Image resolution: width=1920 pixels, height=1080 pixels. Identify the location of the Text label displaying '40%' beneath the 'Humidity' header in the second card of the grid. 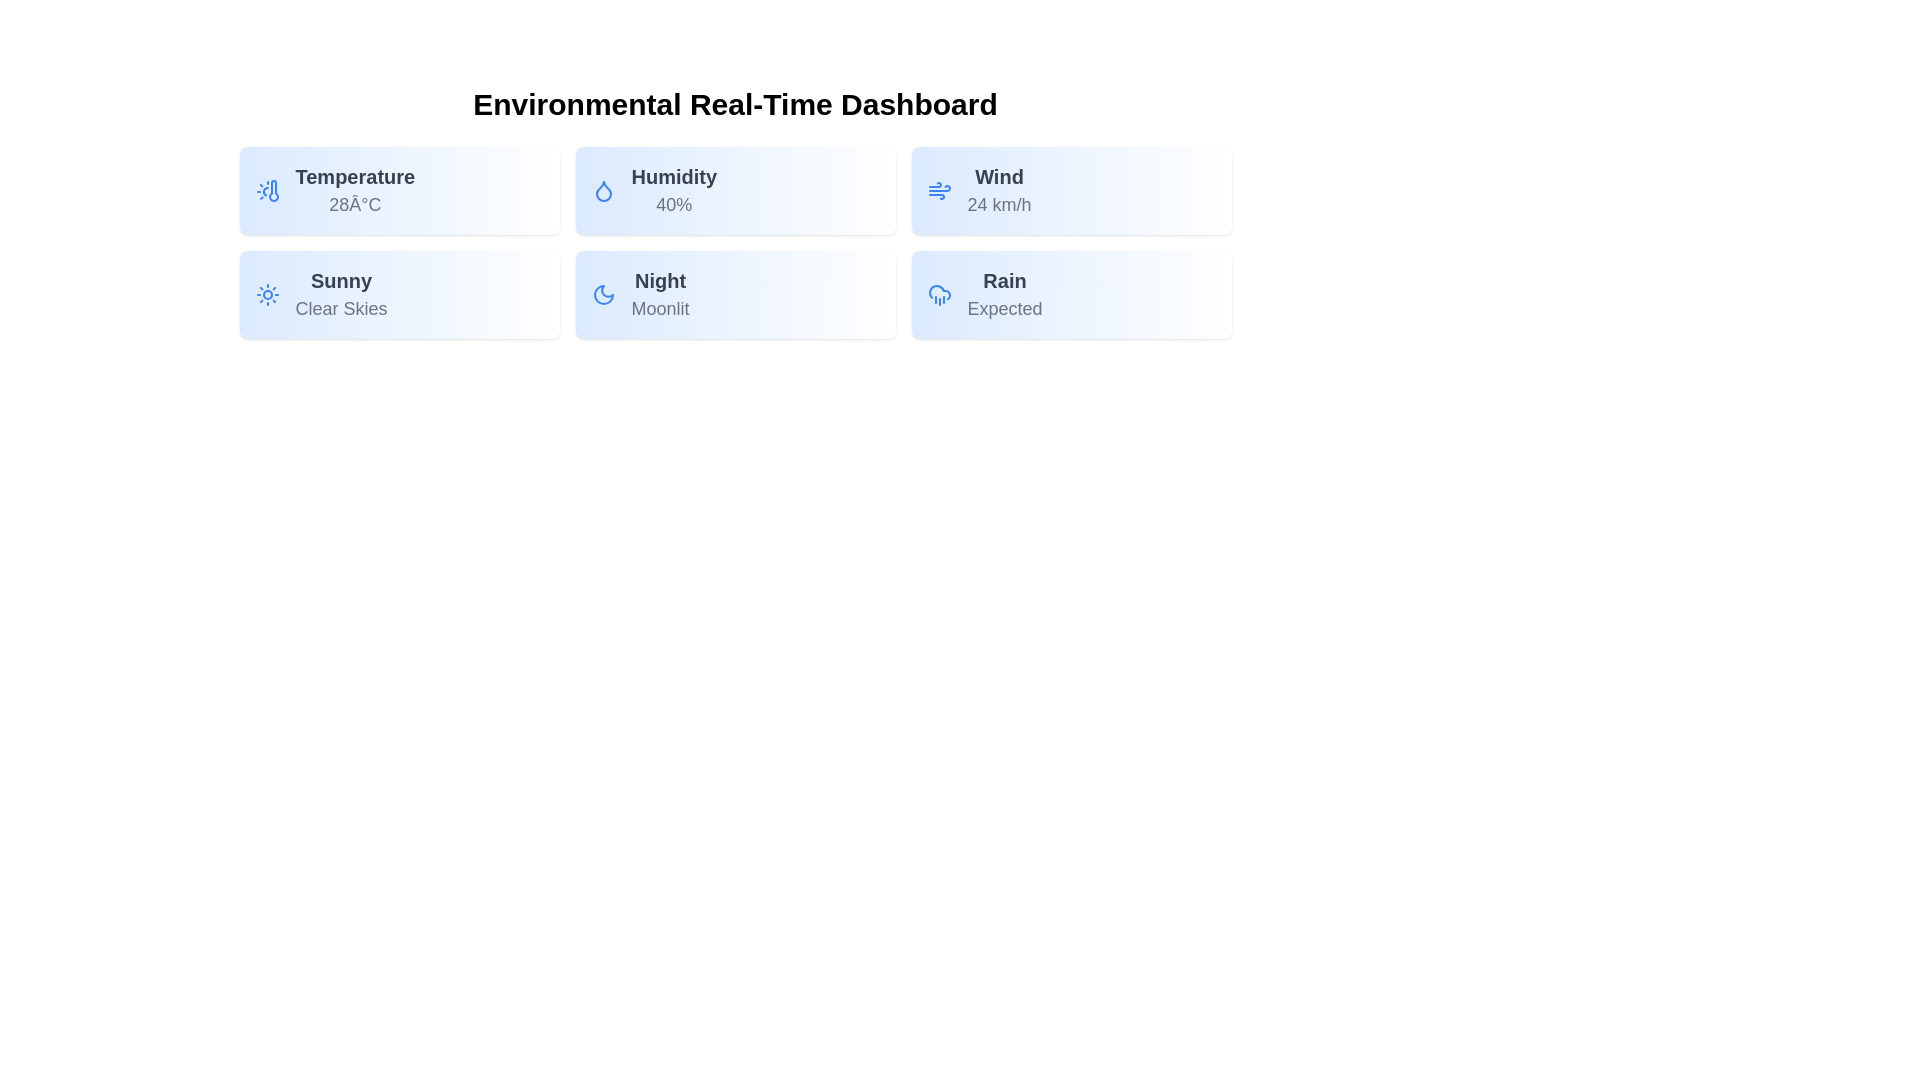
(674, 204).